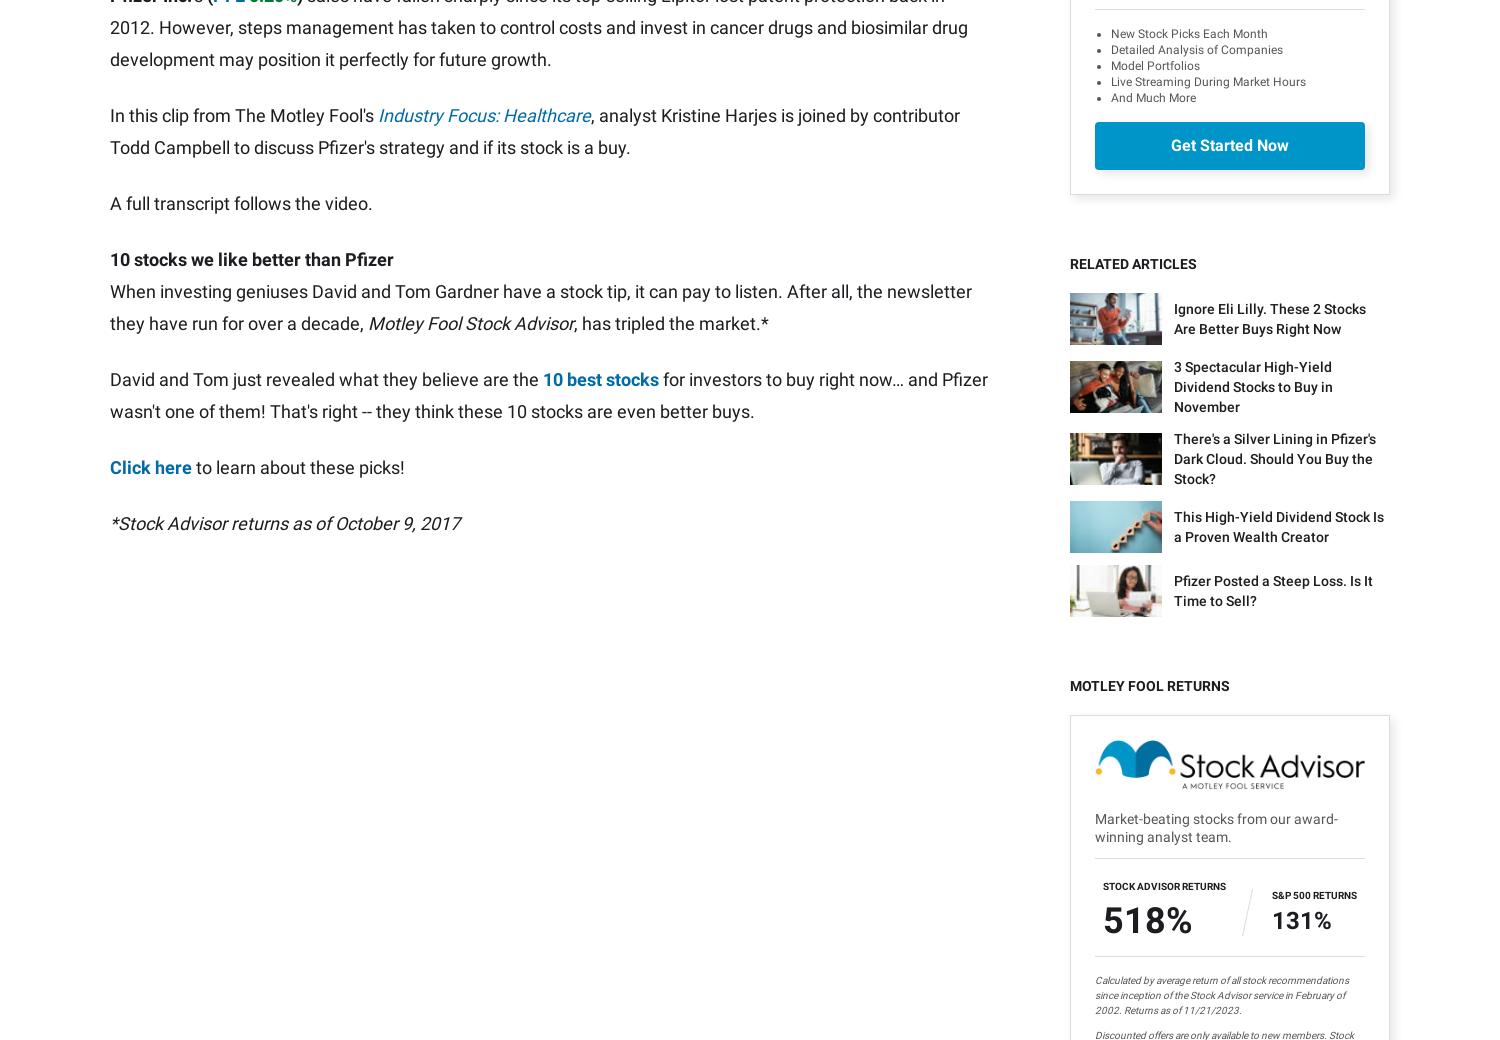  Describe the element at coordinates (684, 829) in the screenshot. I see `'All Services'` at that location.